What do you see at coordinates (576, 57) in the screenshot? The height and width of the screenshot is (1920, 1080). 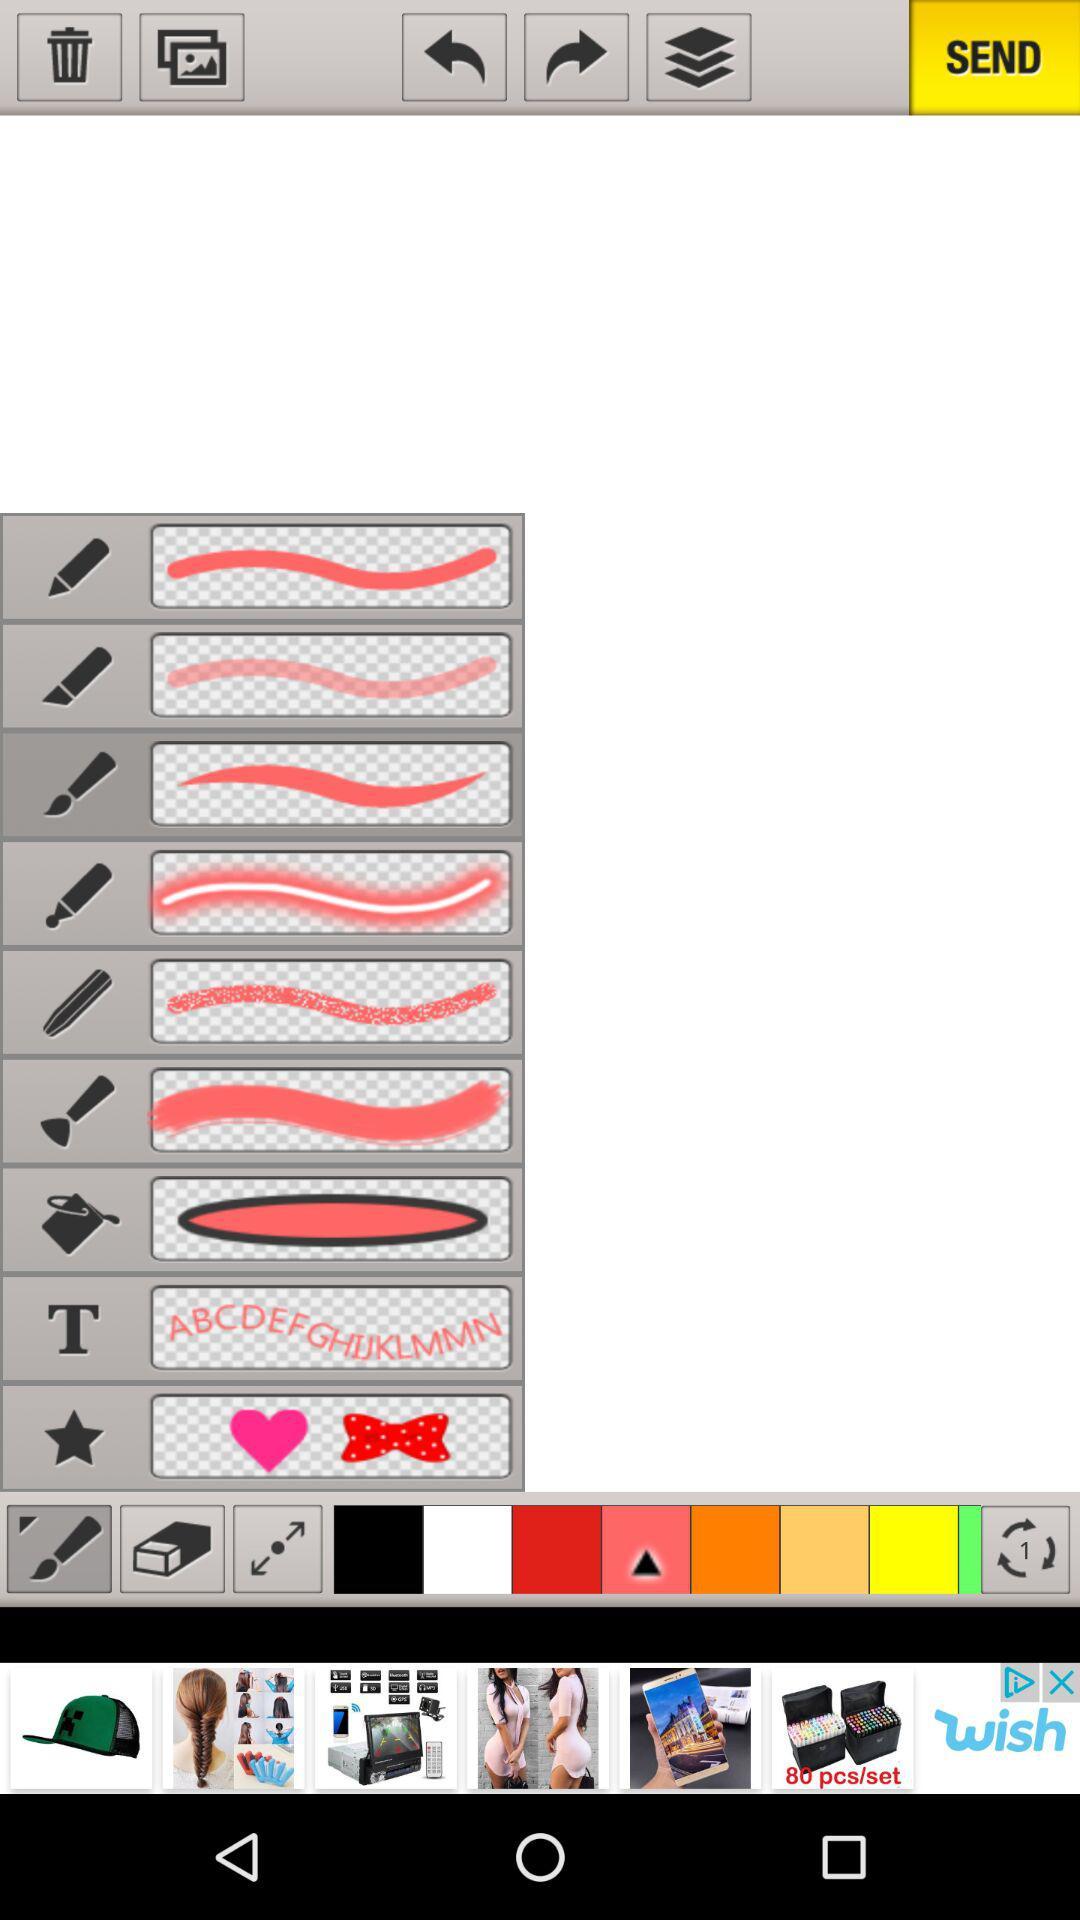 I see `next page` at bounding box center [576, 57].